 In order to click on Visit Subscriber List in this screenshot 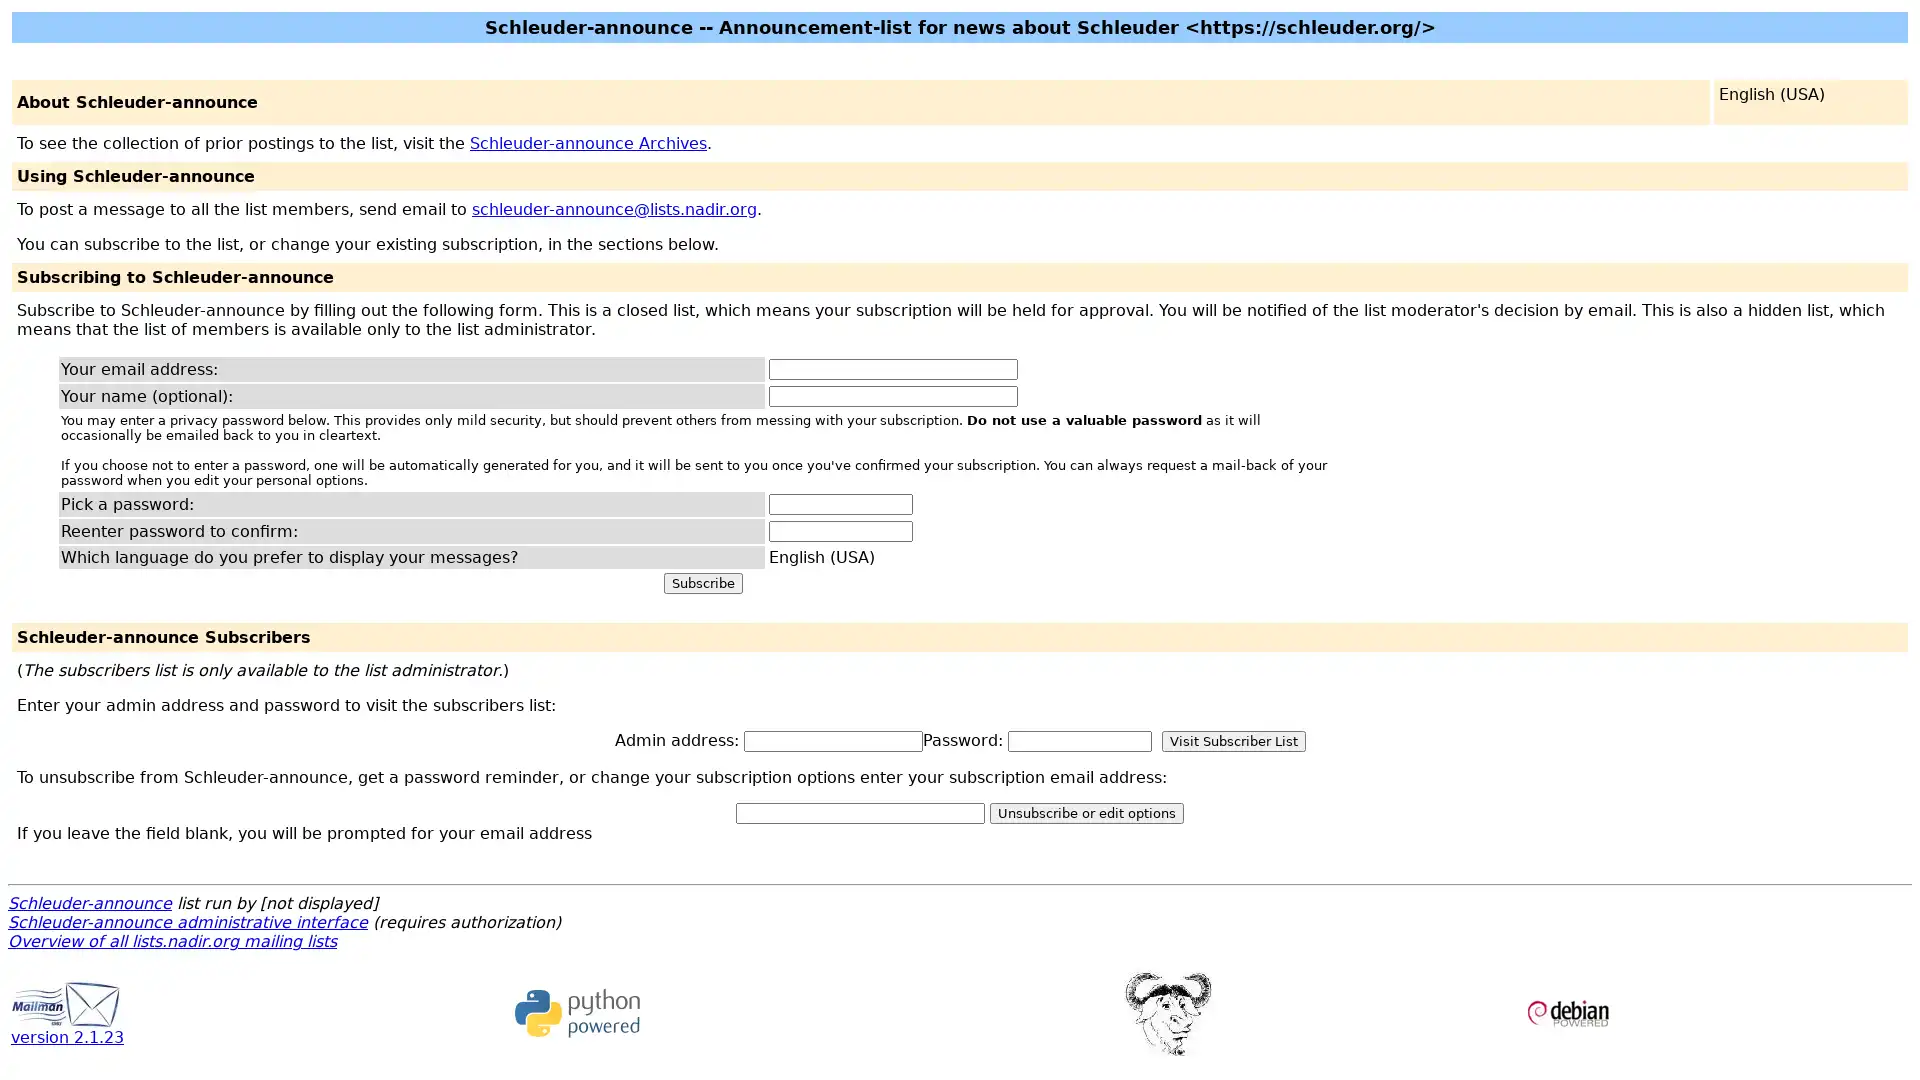, I will do `click(1232, 741)`.